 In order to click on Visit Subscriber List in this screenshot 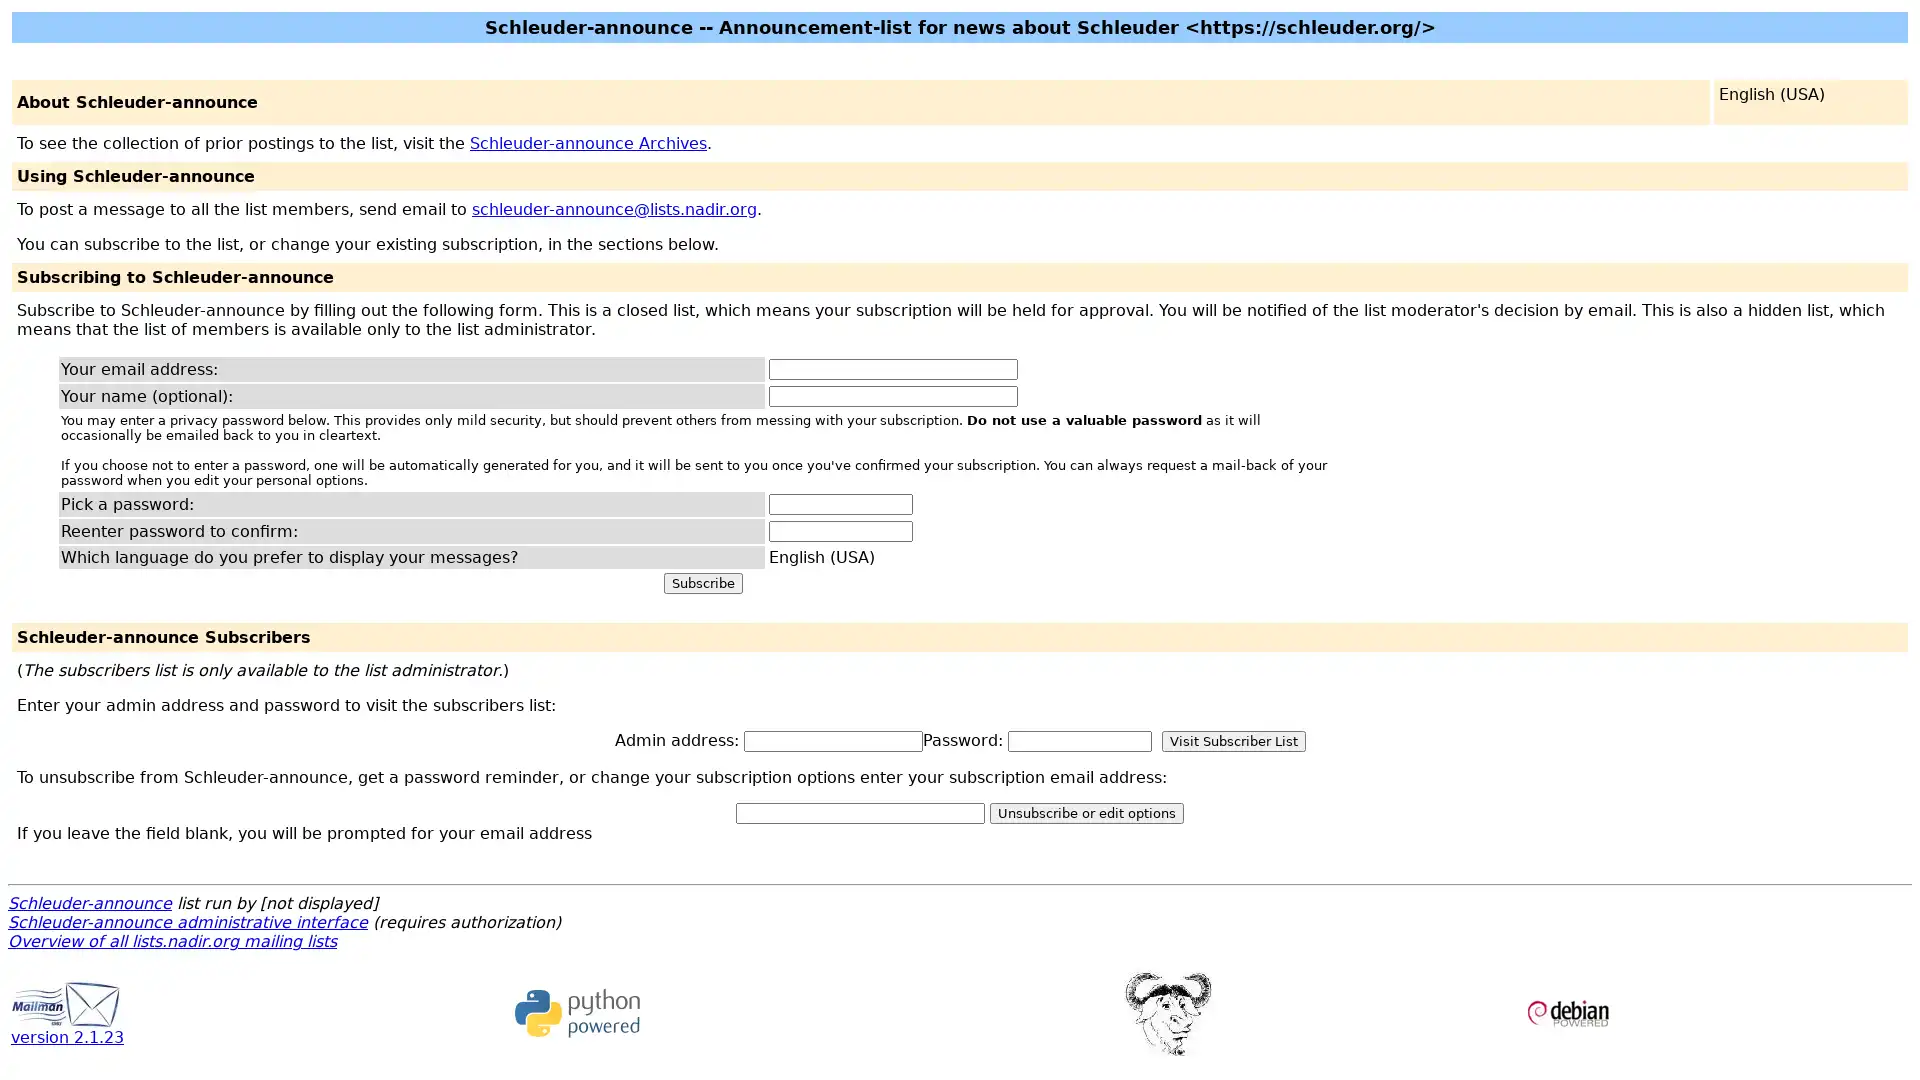, I will do `click(1232, 741)`.